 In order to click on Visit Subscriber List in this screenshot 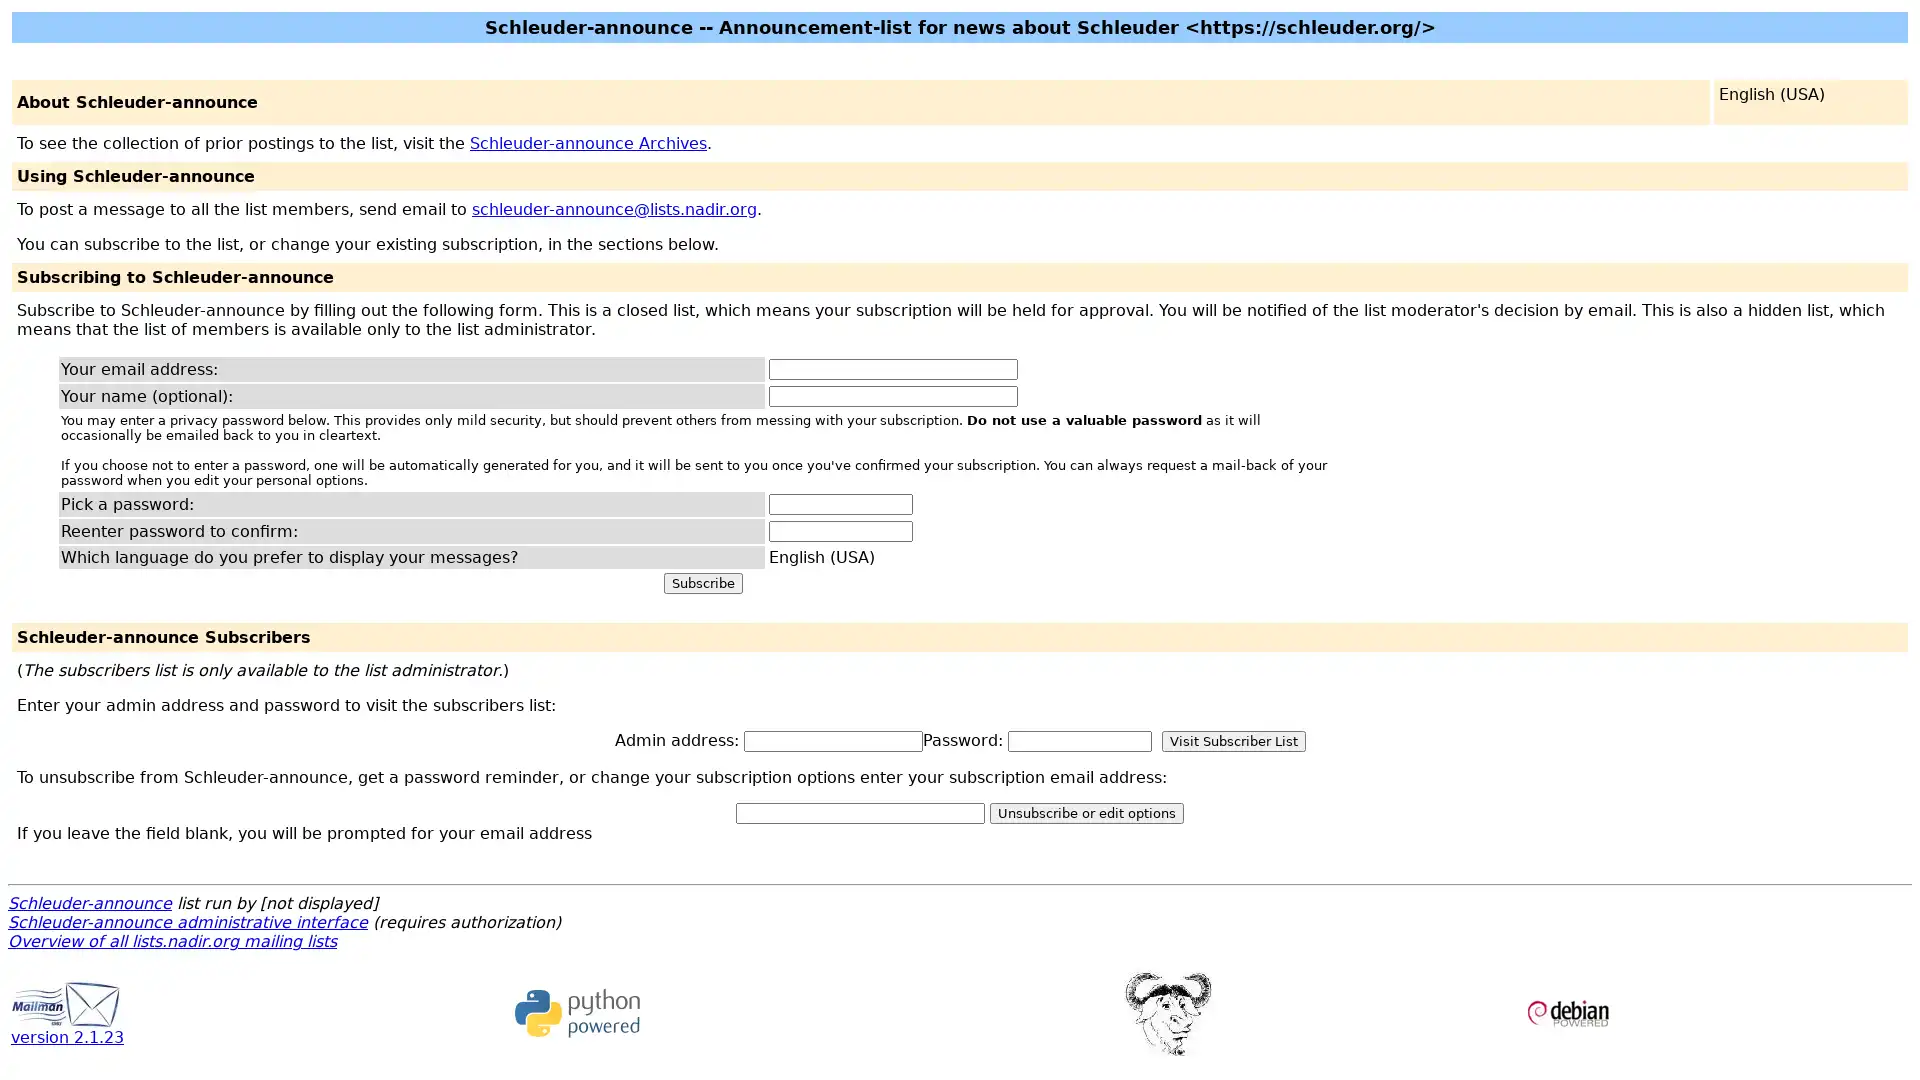, I will do `click(1232, 741)`.